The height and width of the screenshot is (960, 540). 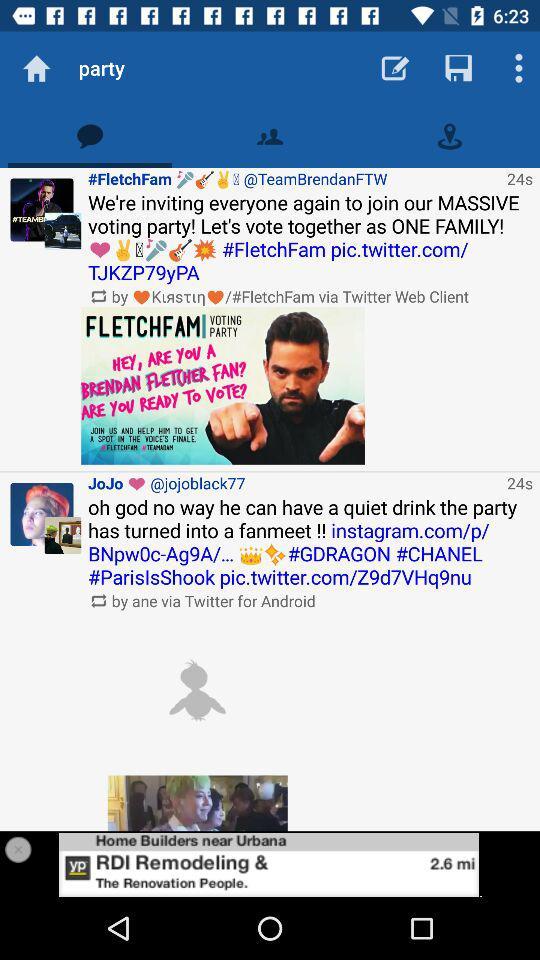 What do you see at coordinates (310, 542) in the screenshot?
I see `the item above by ane via item` at bounding box center [310, 542].